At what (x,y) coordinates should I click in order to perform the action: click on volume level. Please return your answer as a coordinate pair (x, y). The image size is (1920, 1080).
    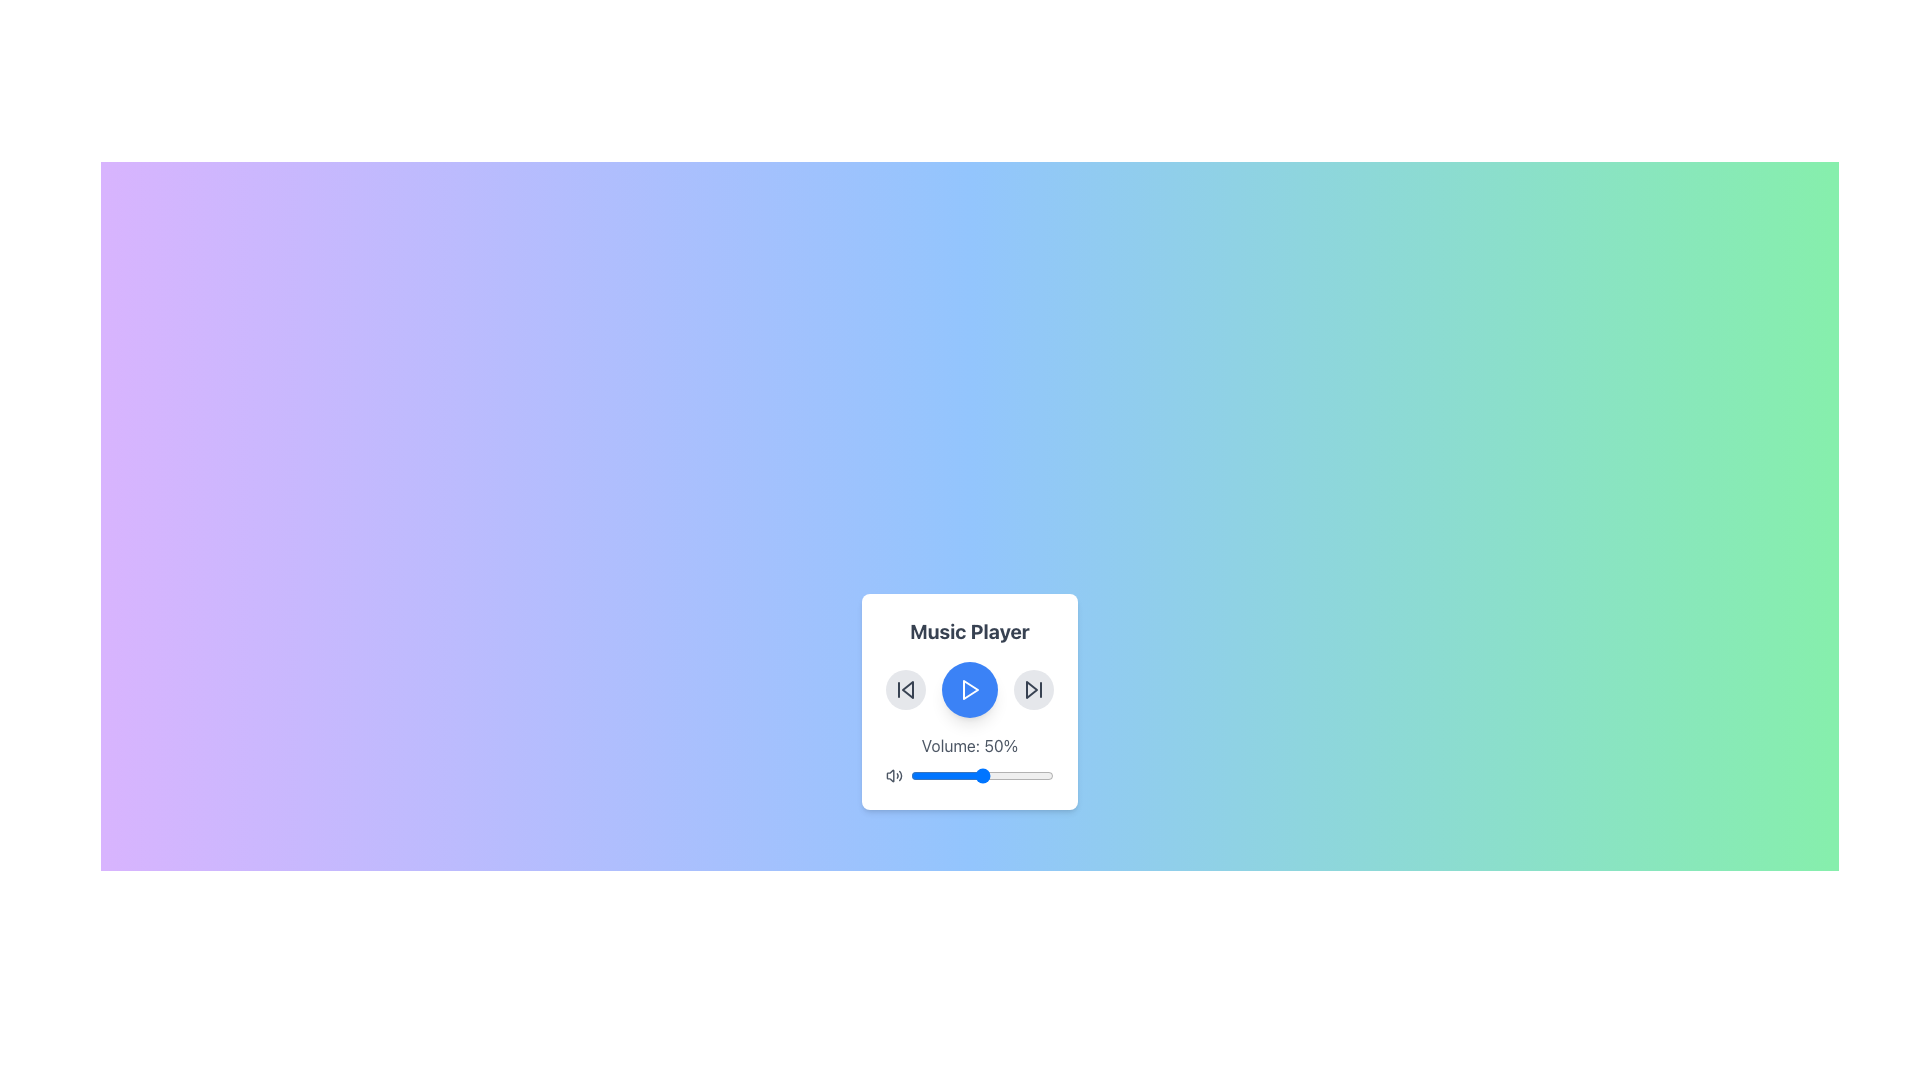
    Looking at the image, I should click on (1036, 774).